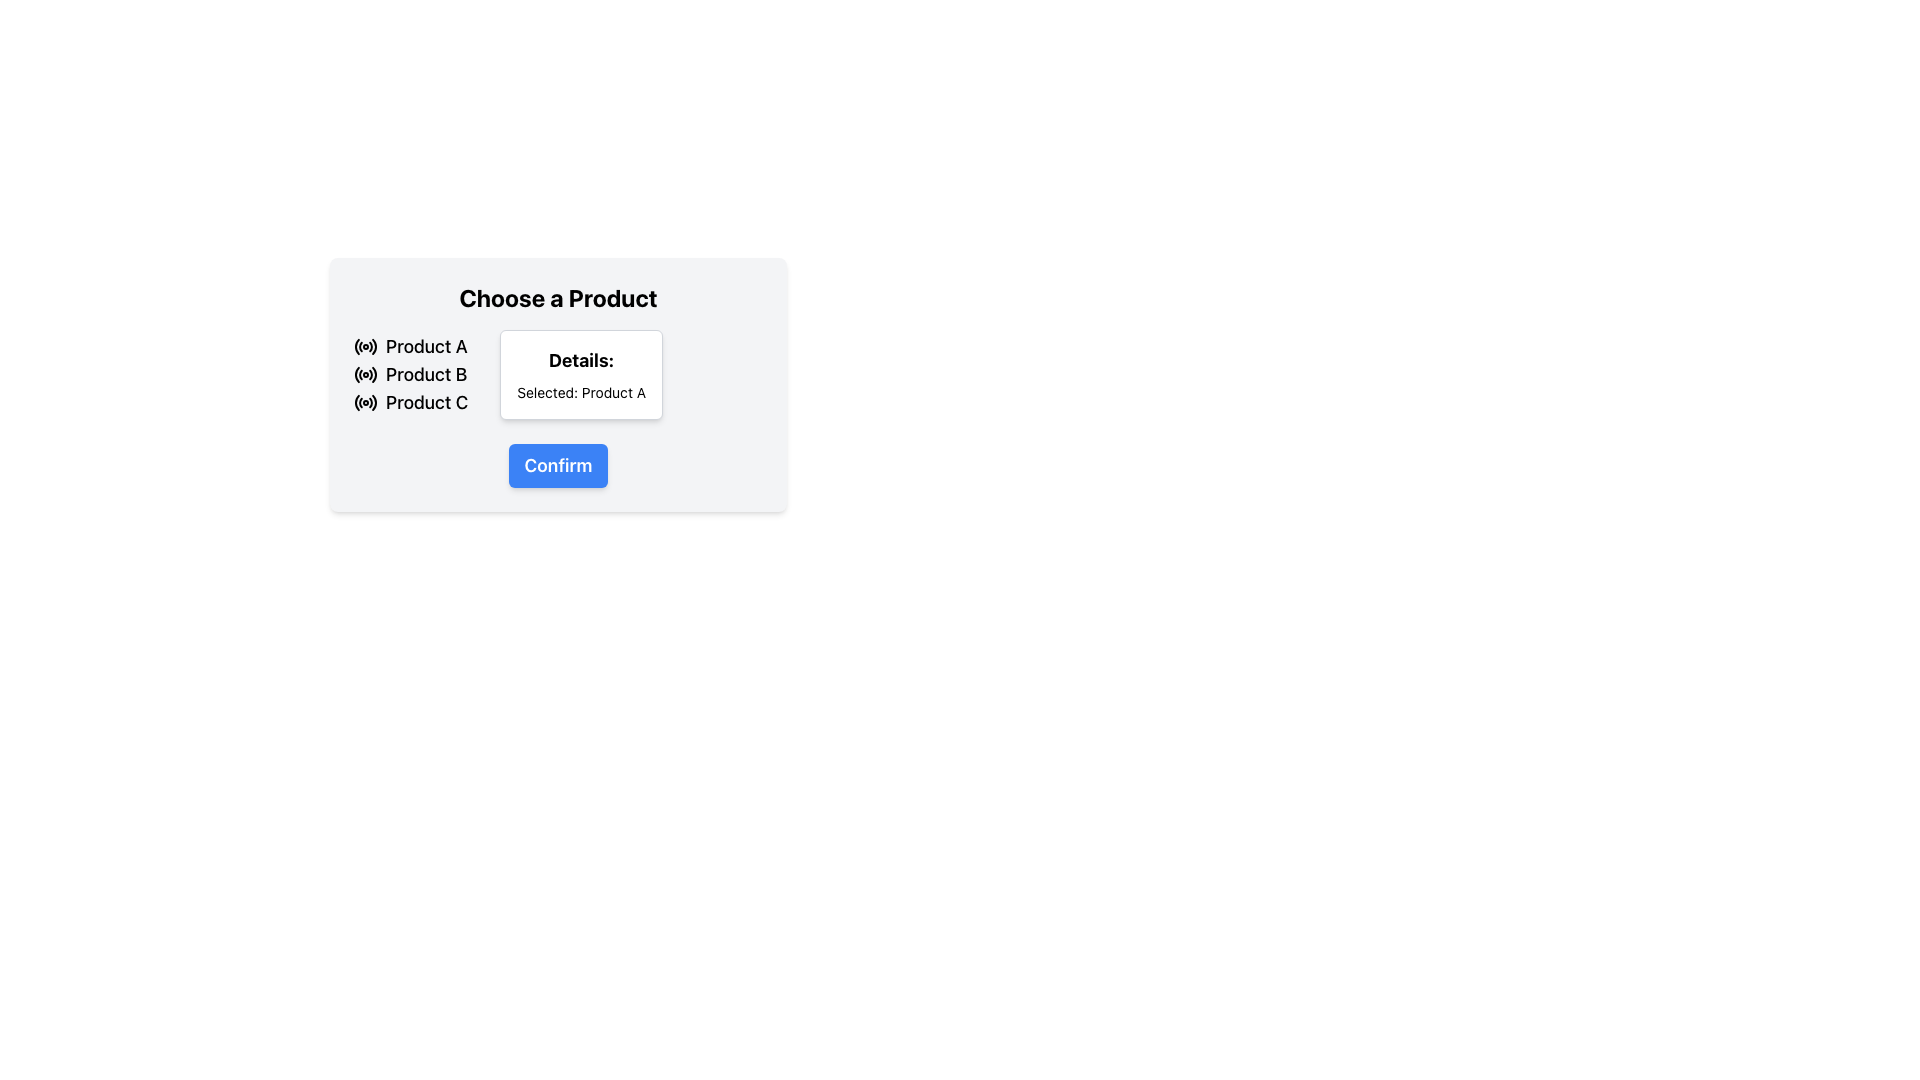 Image resolution: width=1920 pixels, height=1080 pixels. I want to click on the selected radio button for 'Product A', which is the first, so click(365, 346).